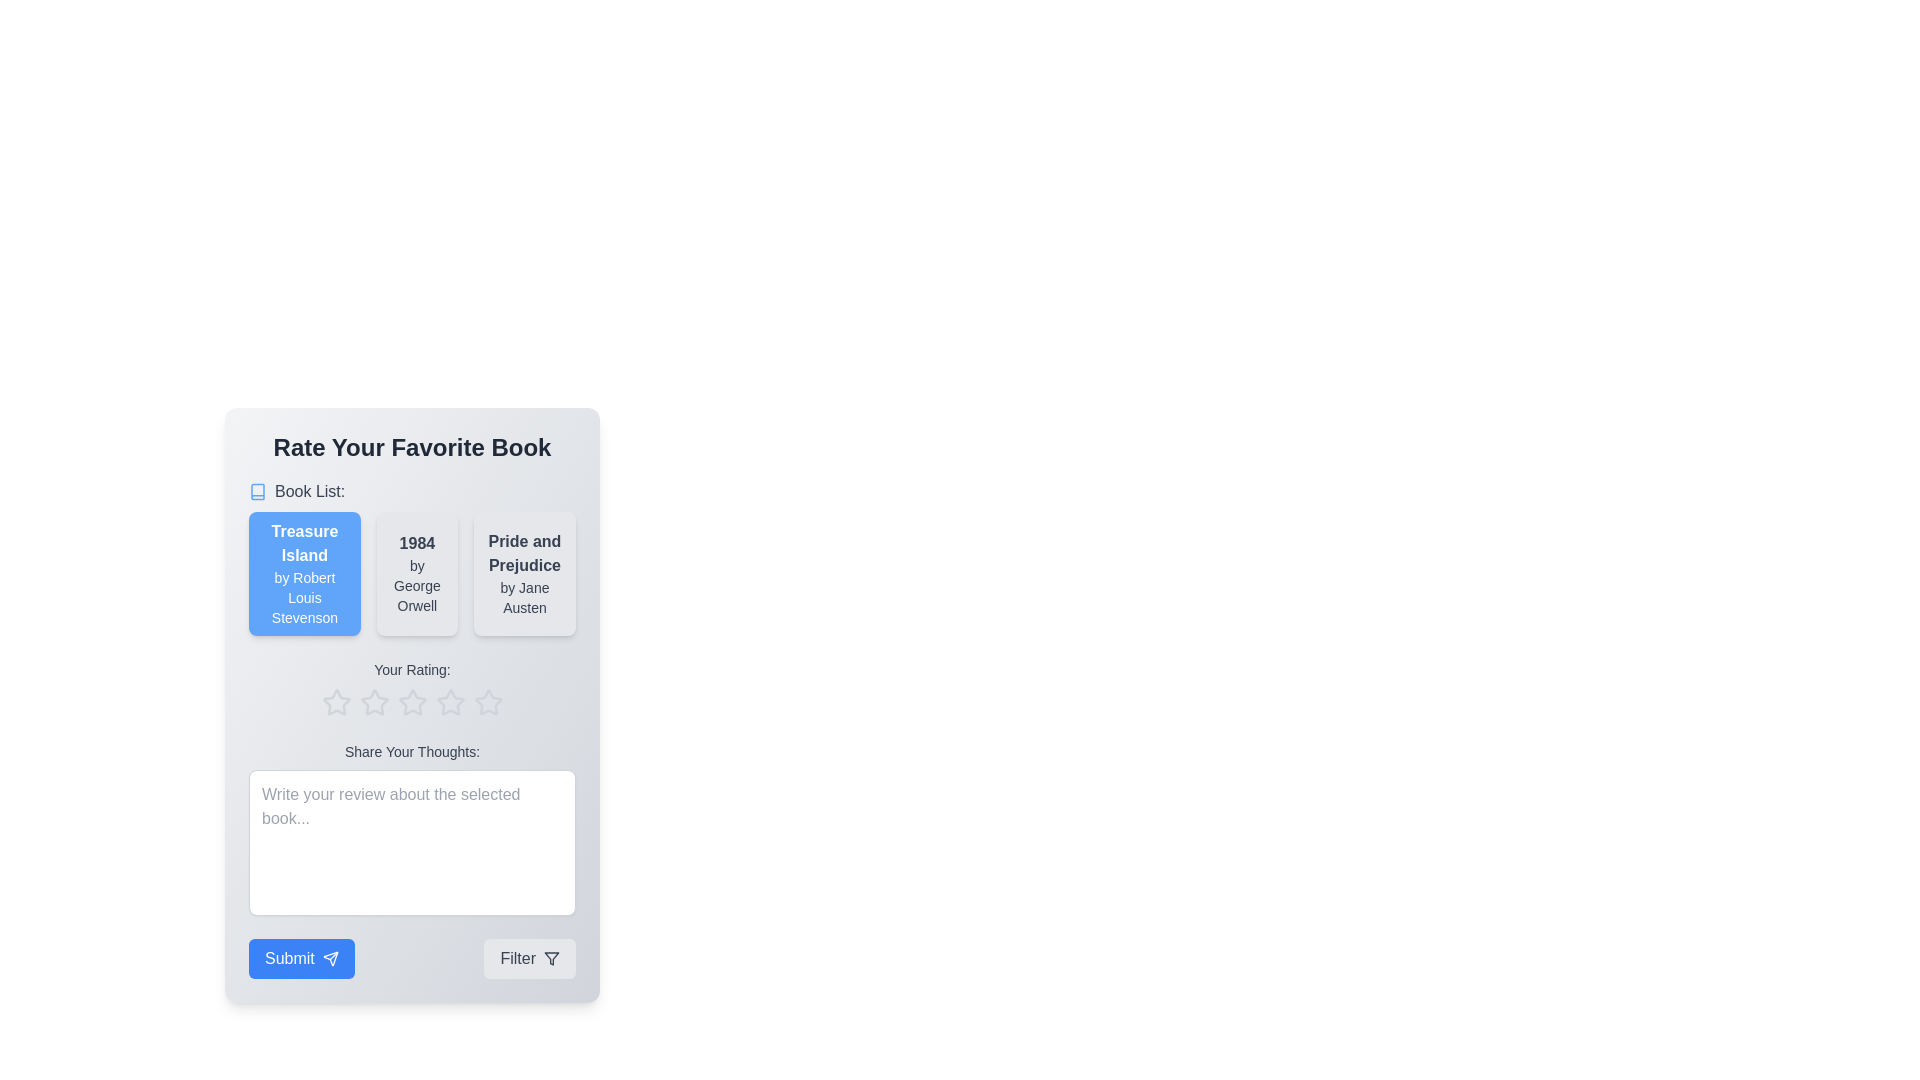 The image size is (1920, 1080). What do you see at coordinates (416, 574) in the screenshot?
I see `the button labeled '1984 by George Orwell' which features bold text for '1984' and lighter text for 'by George Orwell', located in a horizontal list of book options` at bounding box center [416, 574].